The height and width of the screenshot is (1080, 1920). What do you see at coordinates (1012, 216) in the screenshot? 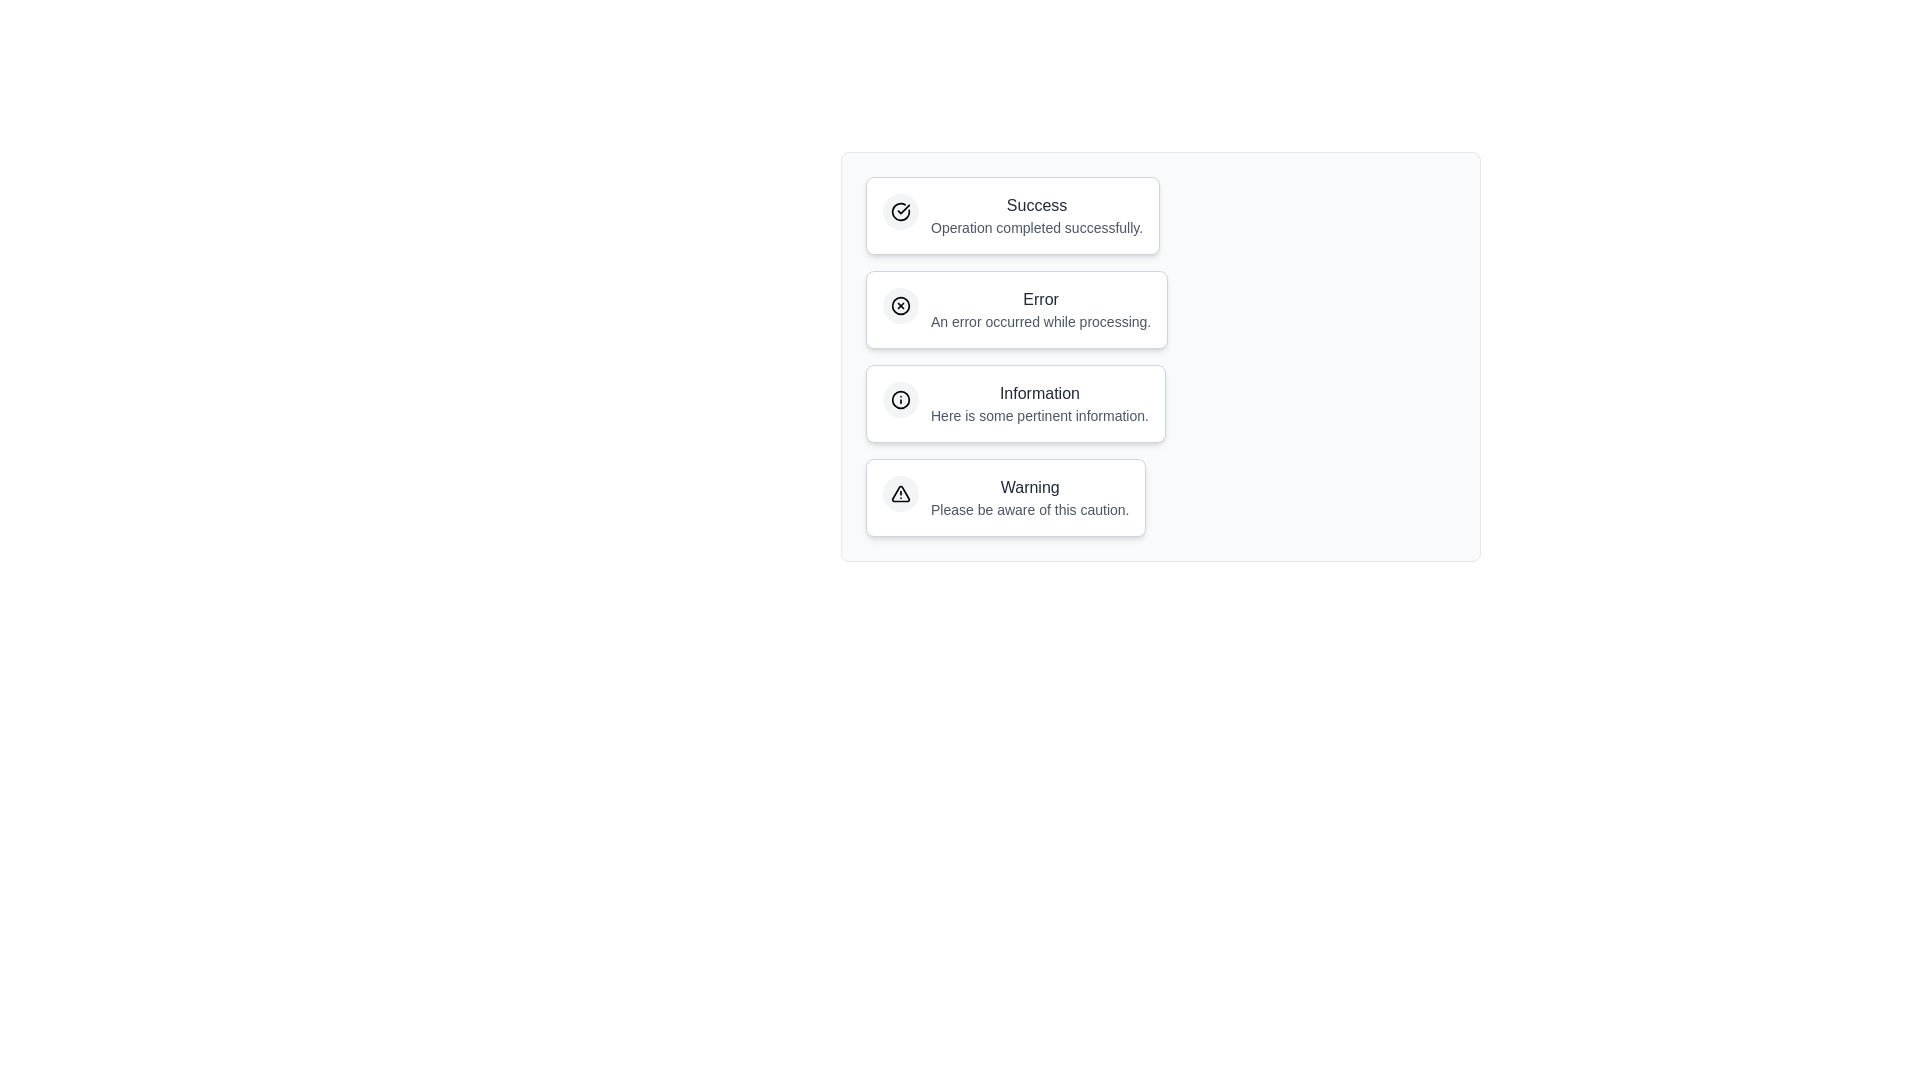
I see `the notification chip labeled Success` at bounding box center [1012, 216].